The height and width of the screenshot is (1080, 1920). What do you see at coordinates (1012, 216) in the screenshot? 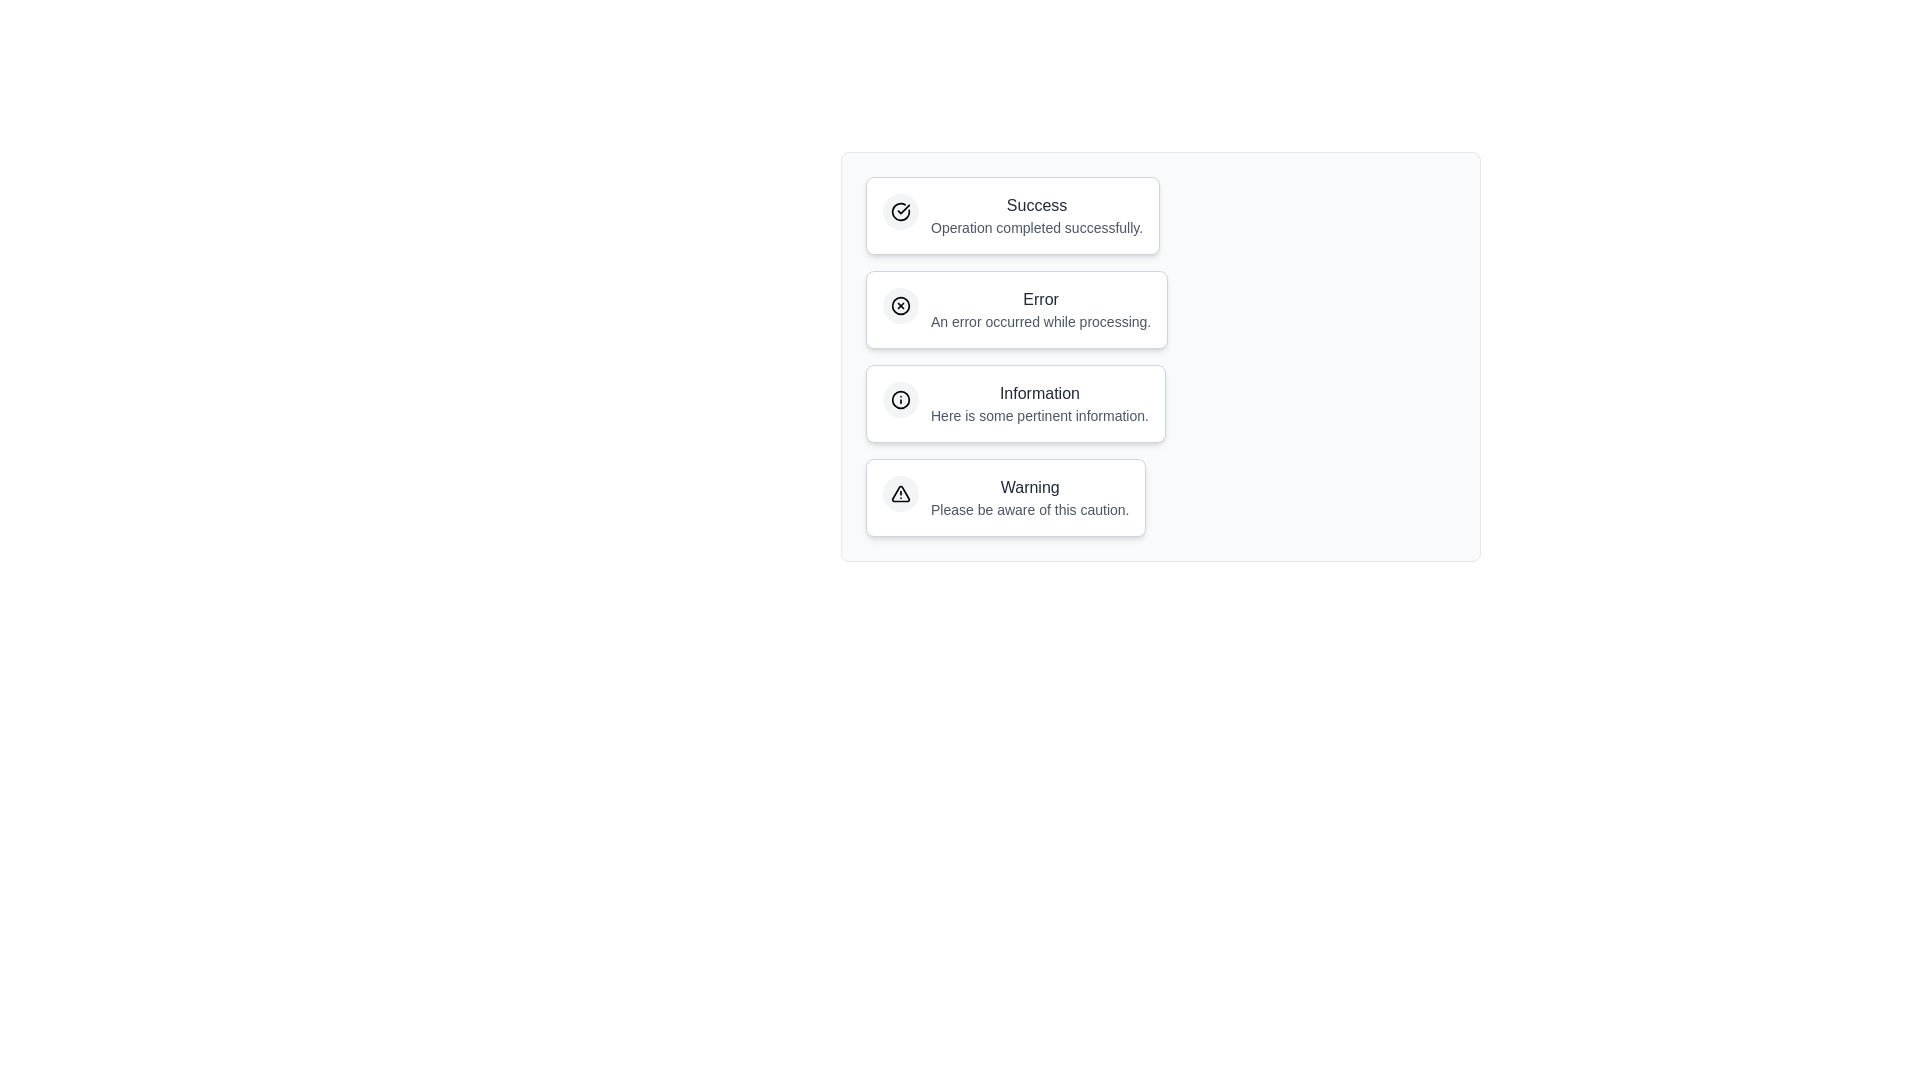
I see `the notification chip labeled Success` at bounding box center [1012, 216].